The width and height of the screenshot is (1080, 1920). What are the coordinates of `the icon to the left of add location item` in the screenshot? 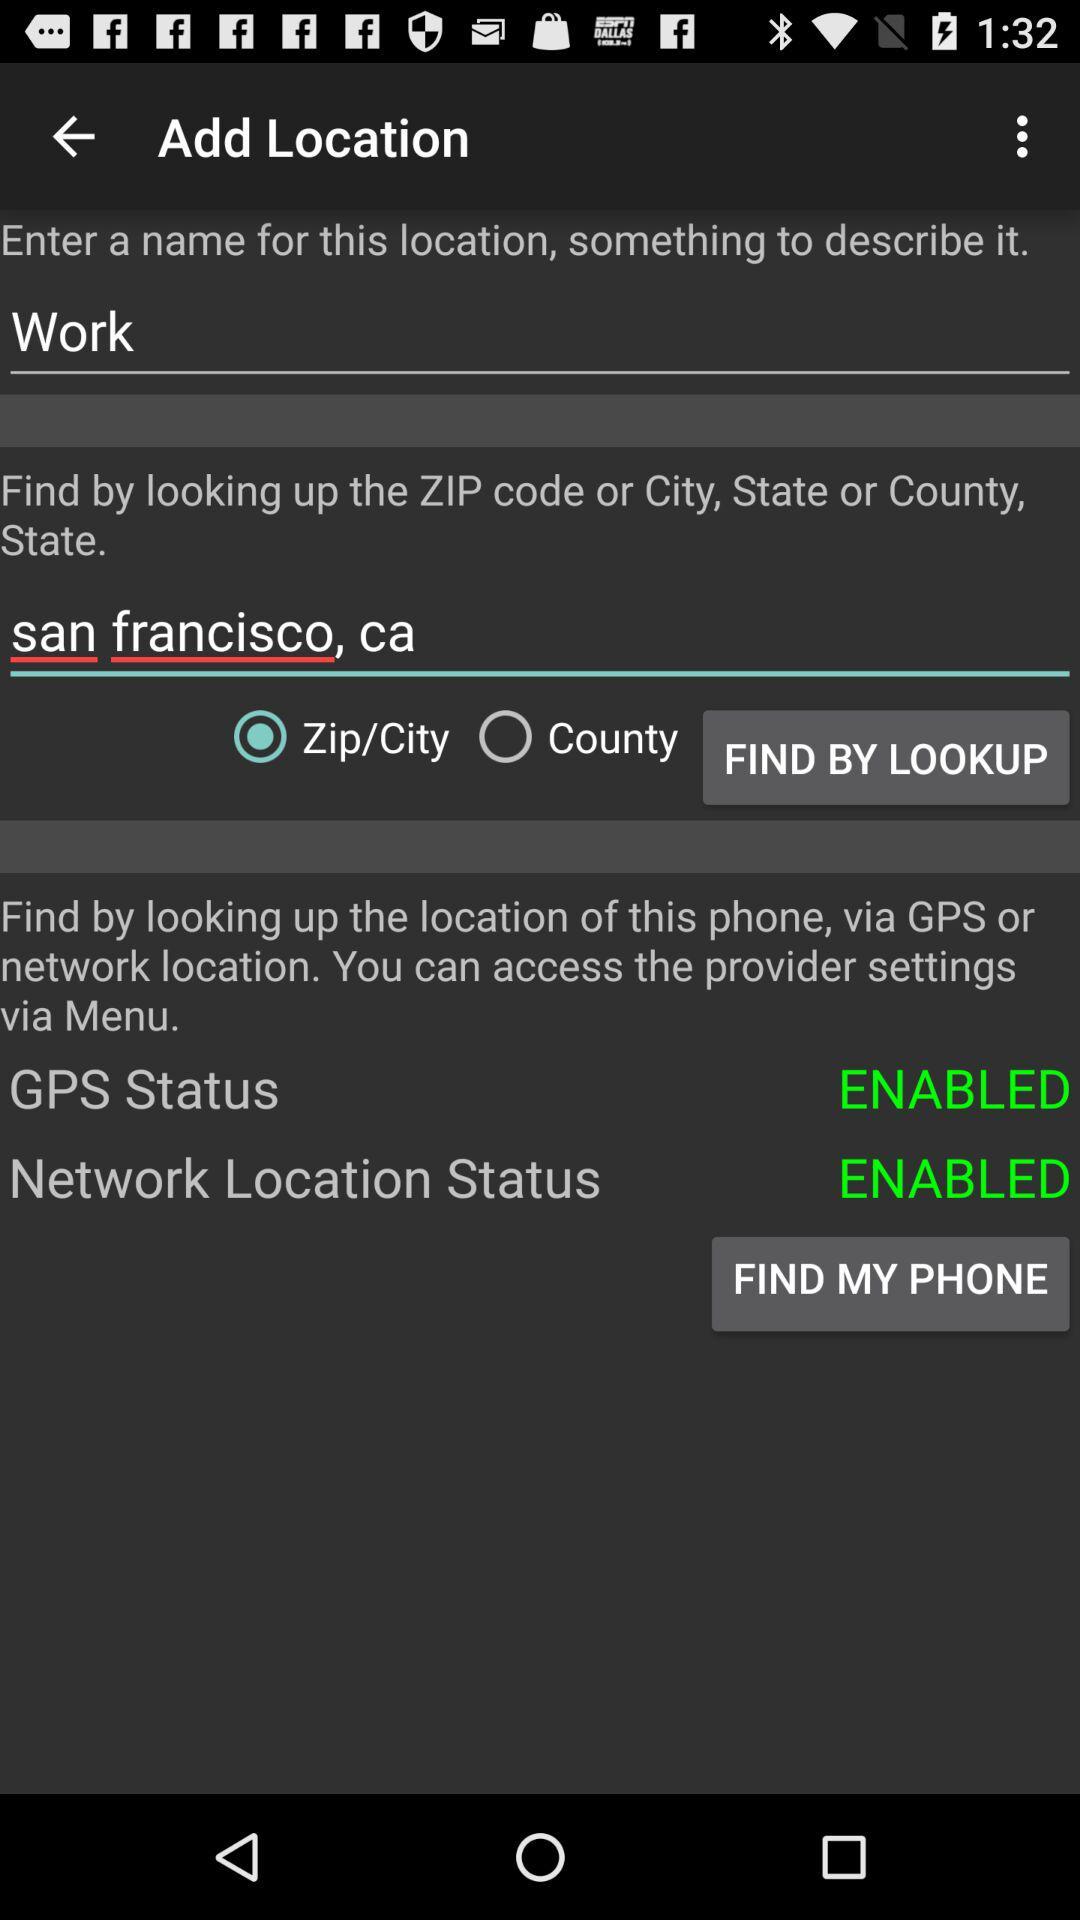 It's located at (72, 135).